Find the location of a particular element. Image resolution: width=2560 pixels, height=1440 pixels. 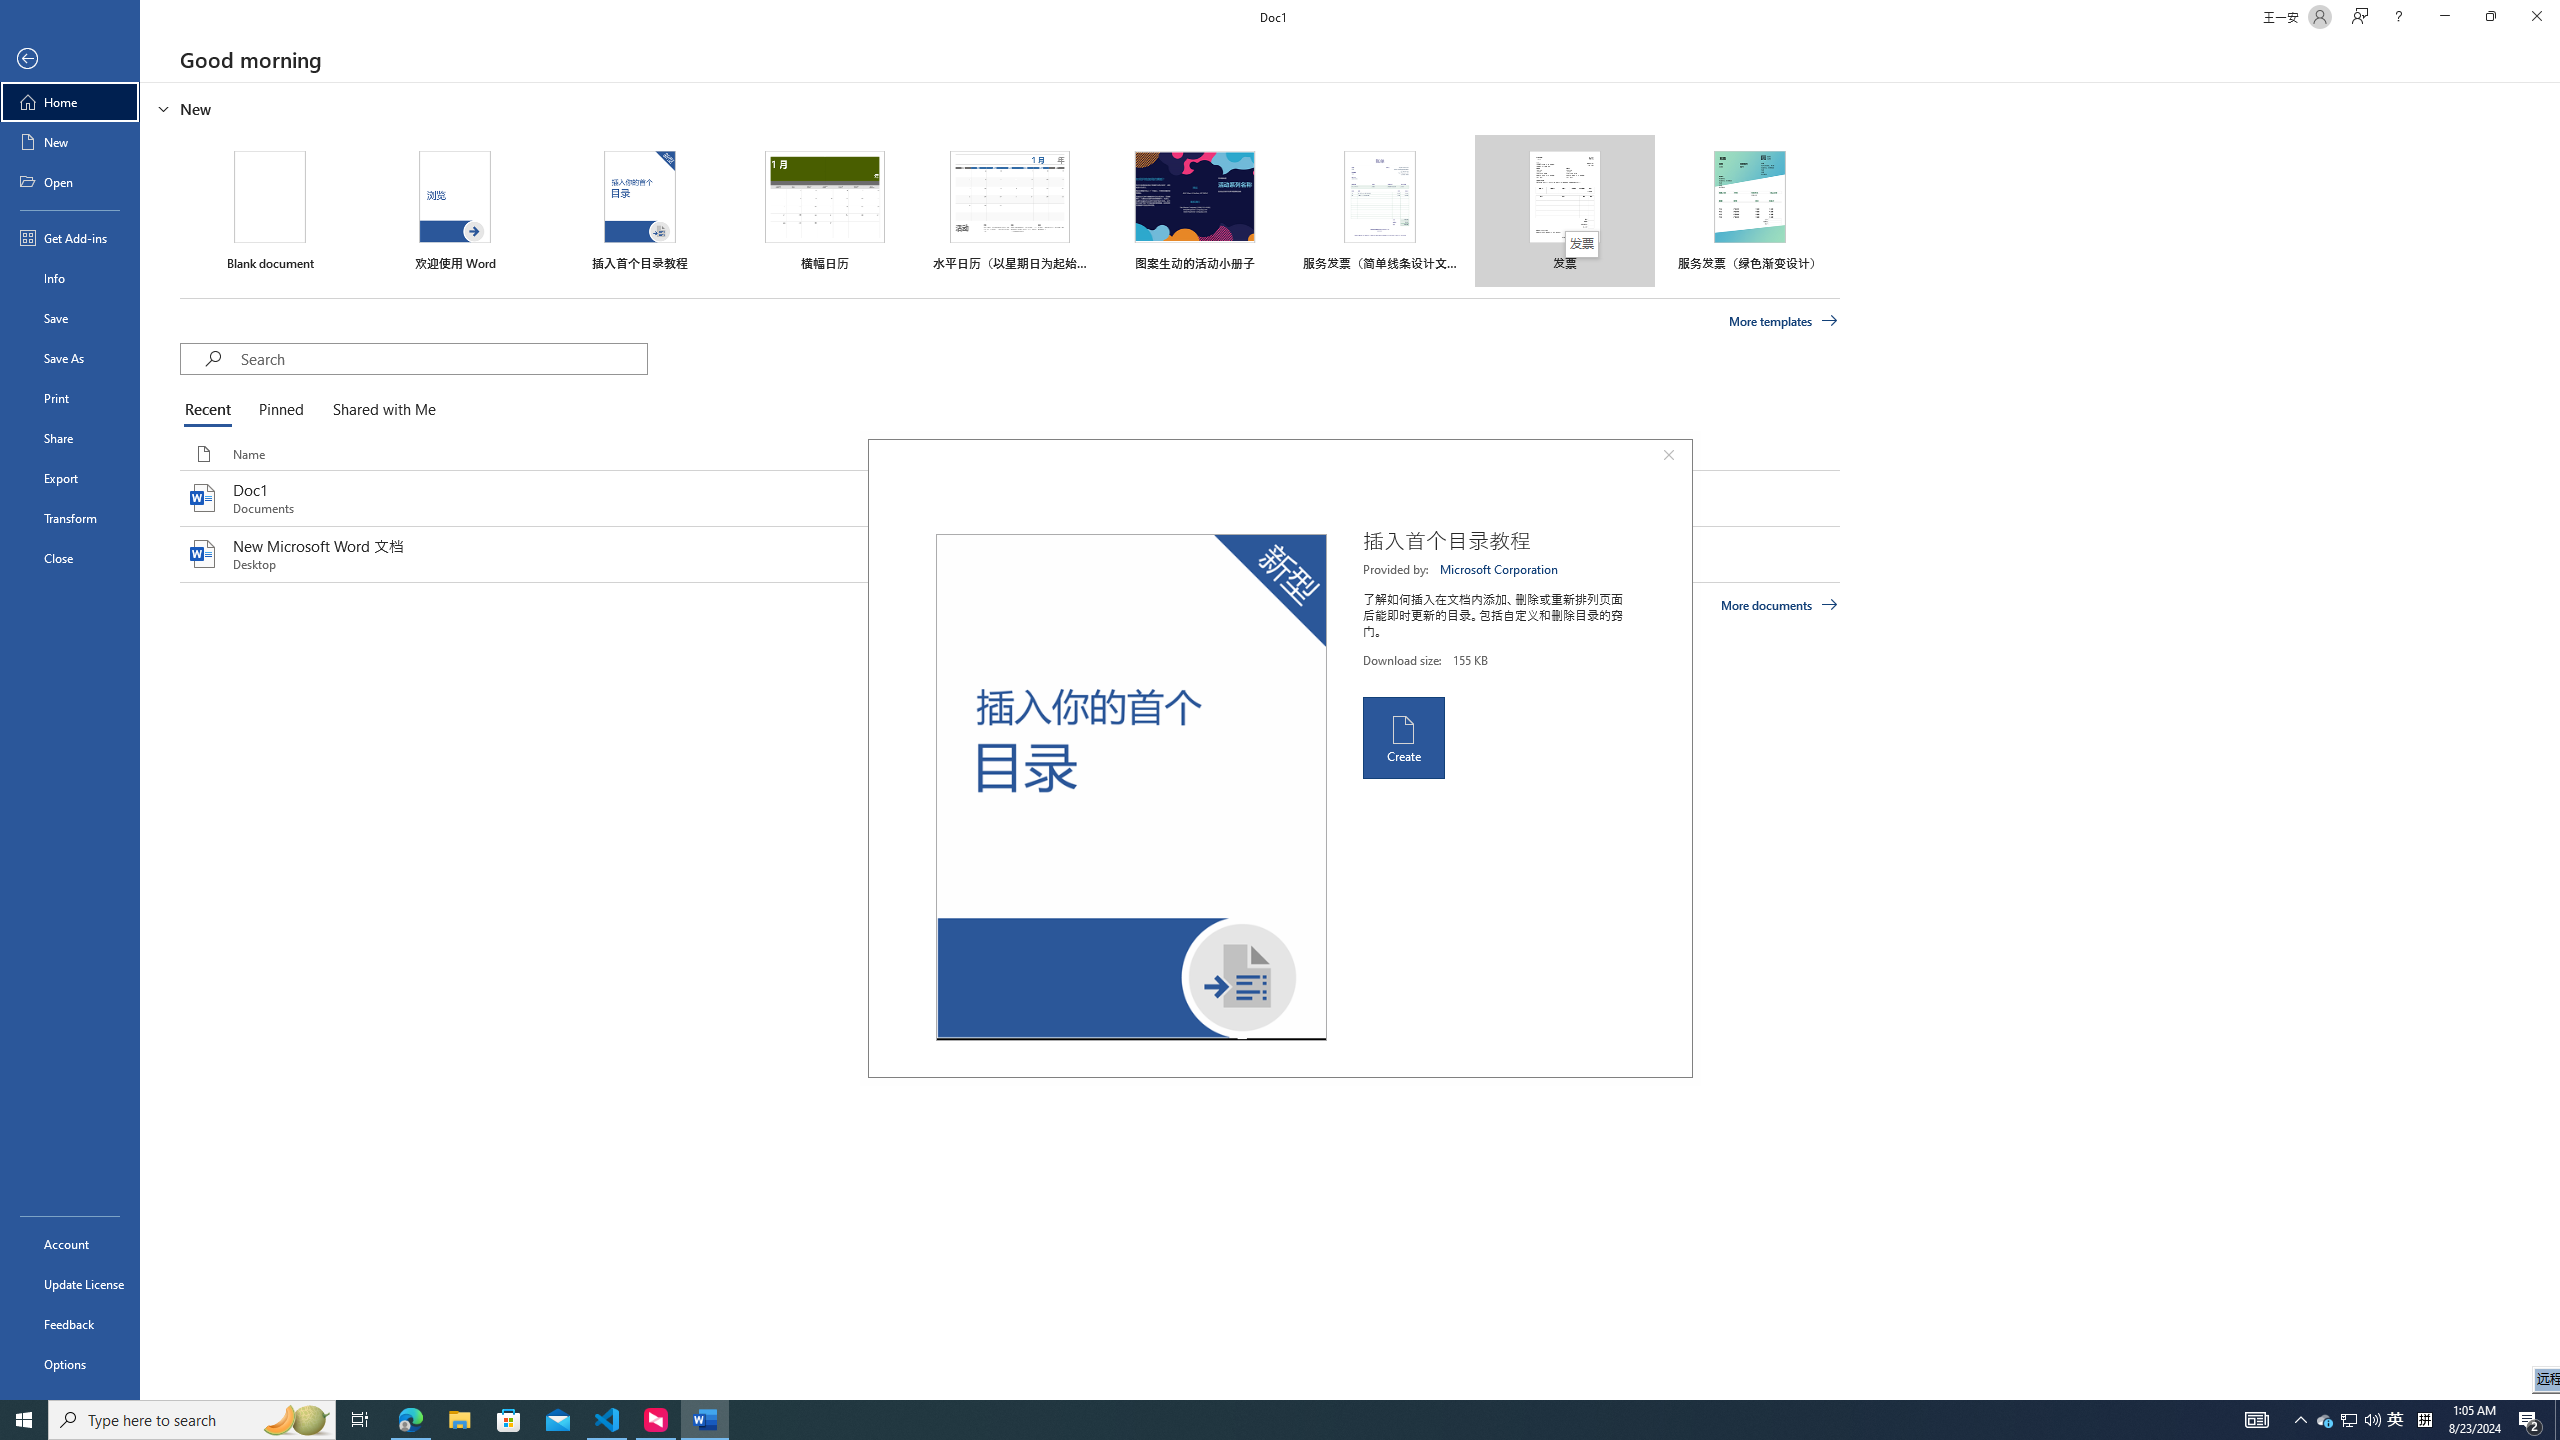

'Get Add-ins' is located at coordinates (69, 237).